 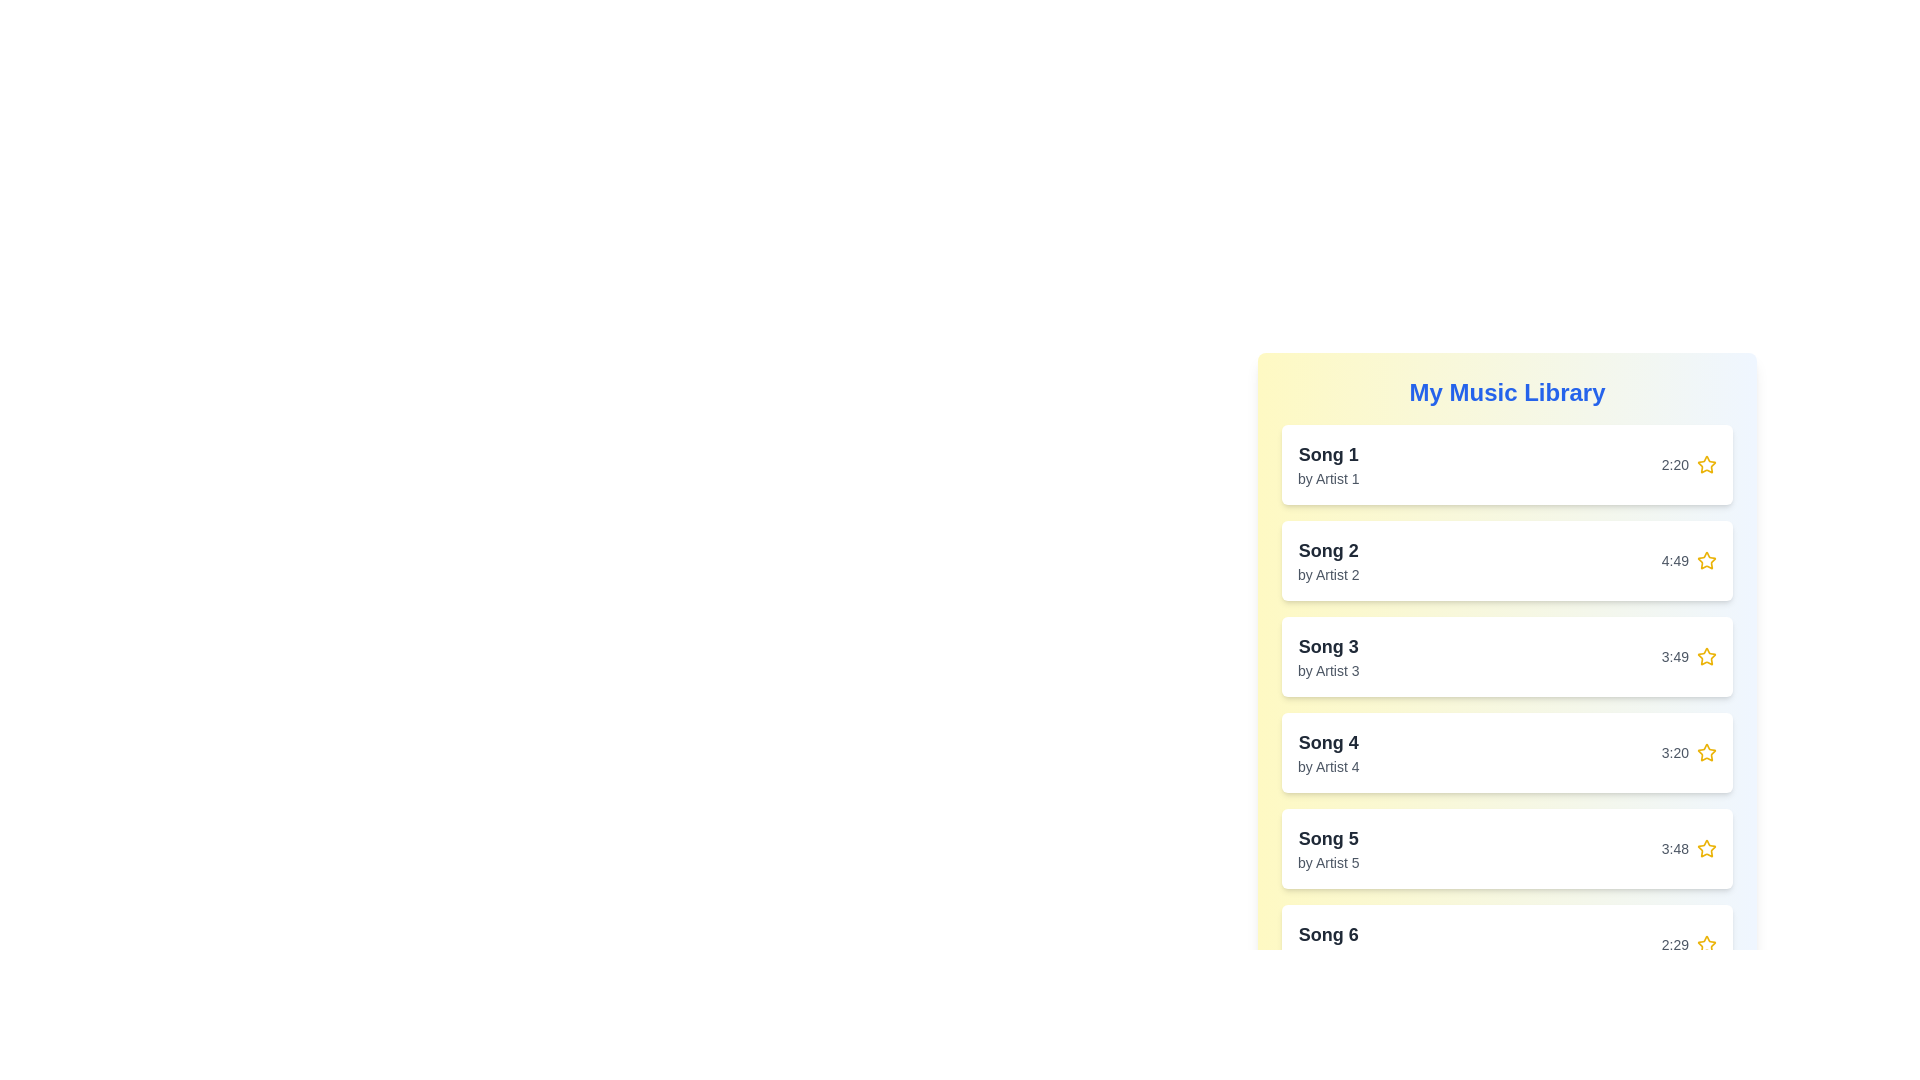 What do you see at coordinates (1328, 551) in the screenshot?
I see `the text label displaying 'Song 2', which is bold and dark gray, located in the second list item of the music library interface, to interact with adjacent elements` at bounding box center [1328, 551].